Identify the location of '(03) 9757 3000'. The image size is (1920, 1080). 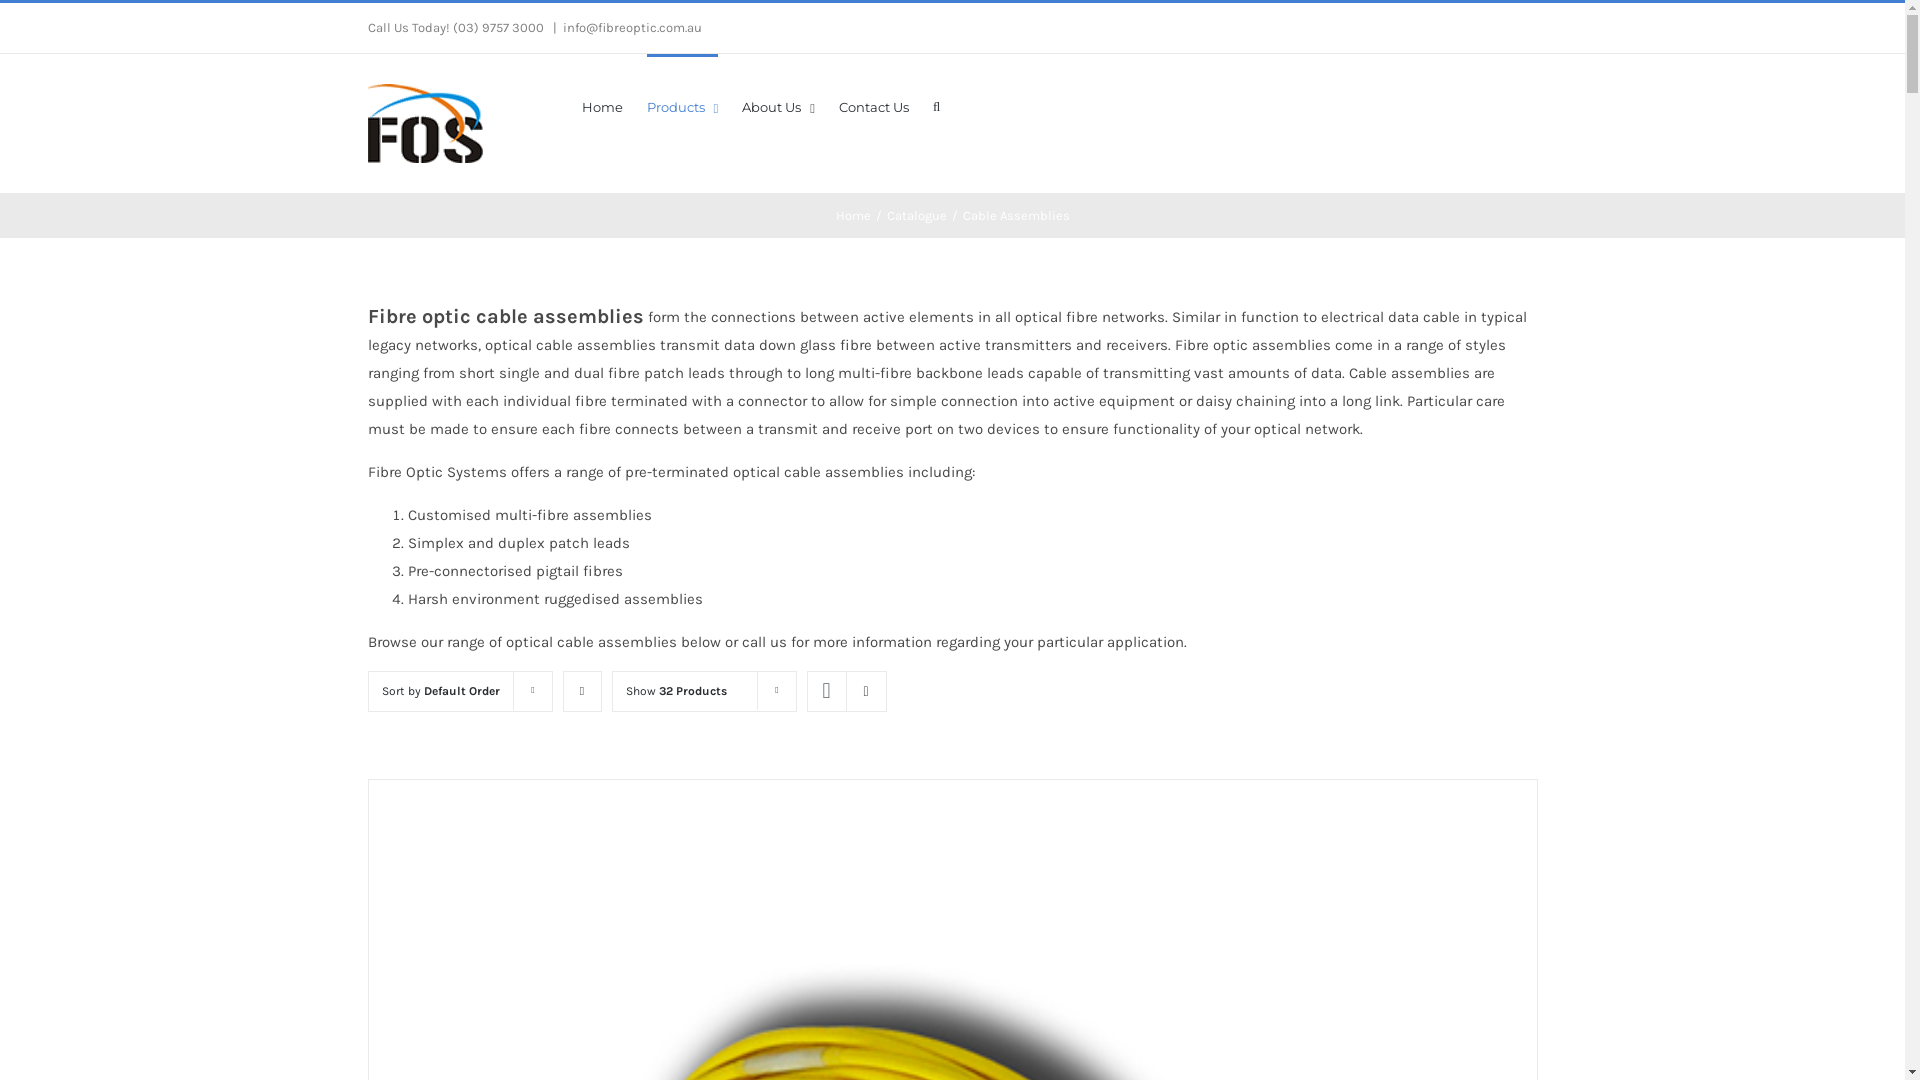
(499, 27).